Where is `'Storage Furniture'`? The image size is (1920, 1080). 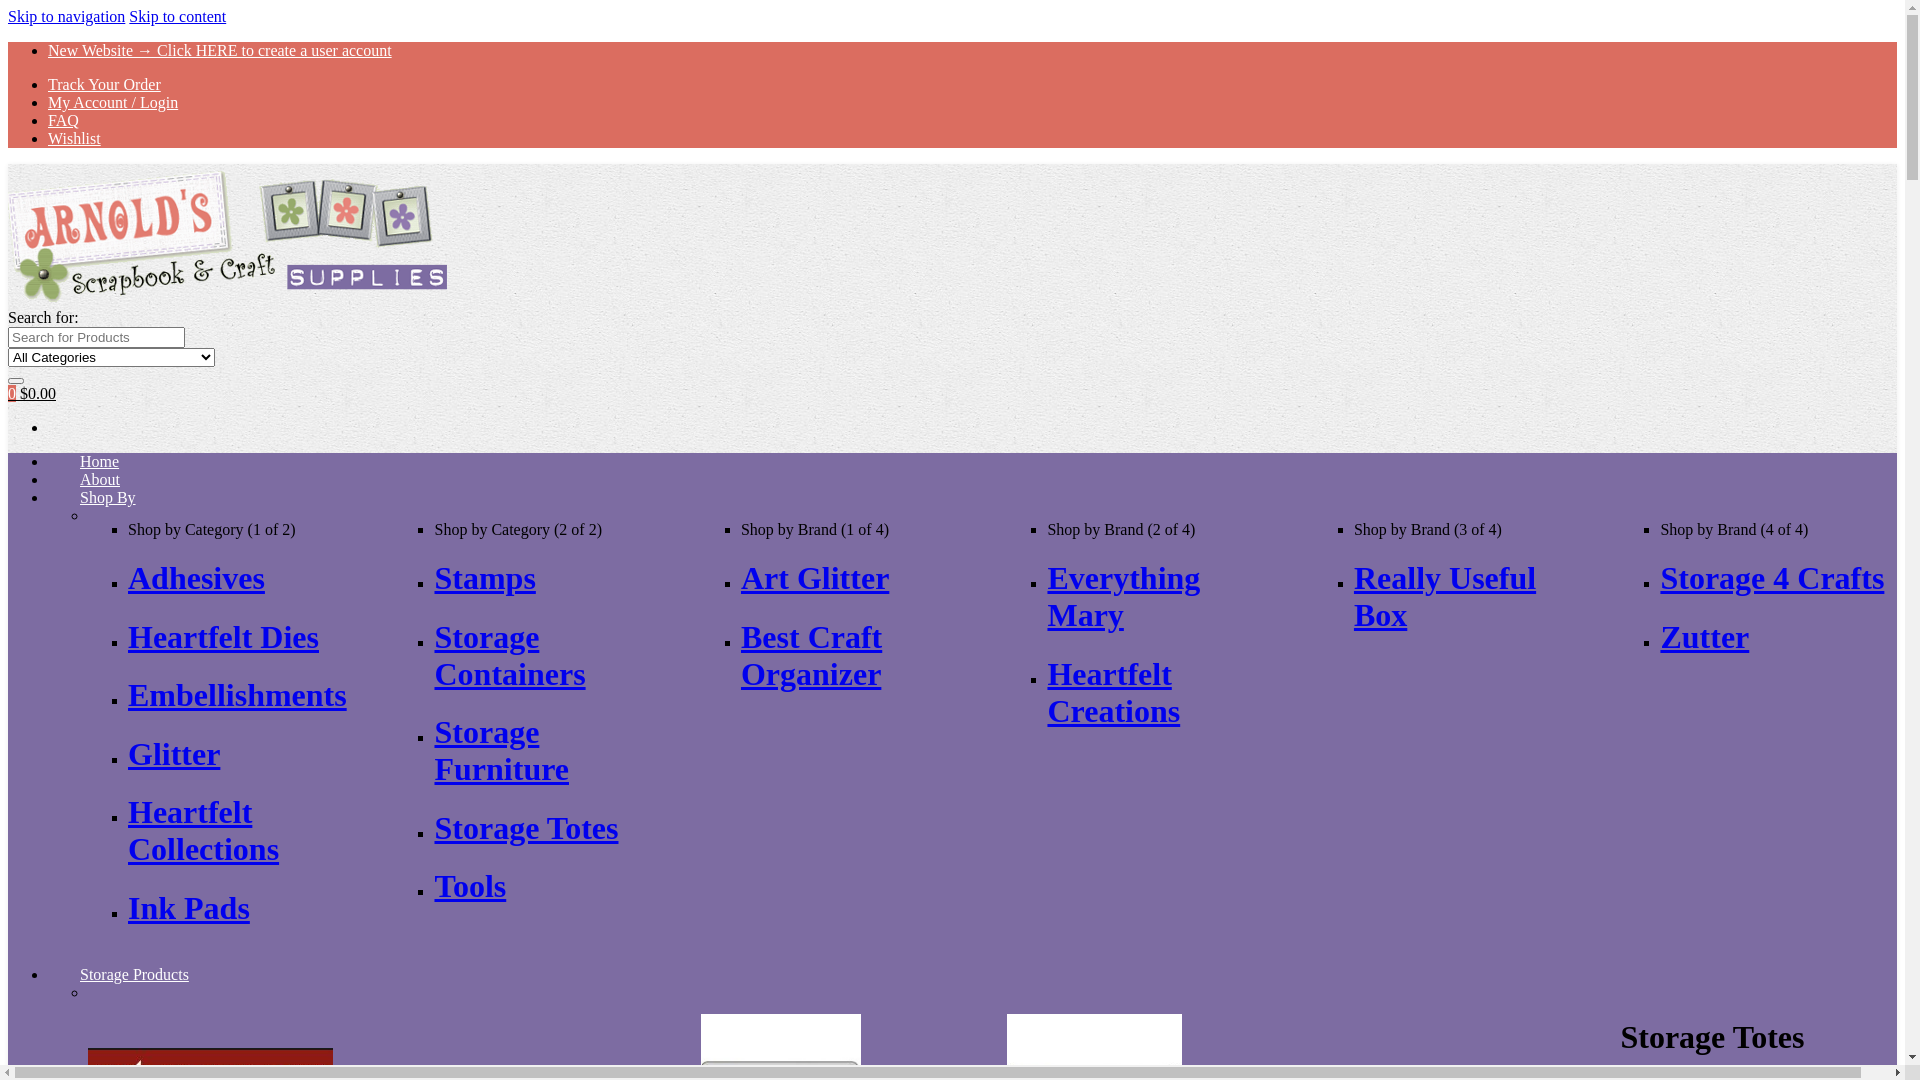 'Storage Furniture' is located at coordinates (501, 750).